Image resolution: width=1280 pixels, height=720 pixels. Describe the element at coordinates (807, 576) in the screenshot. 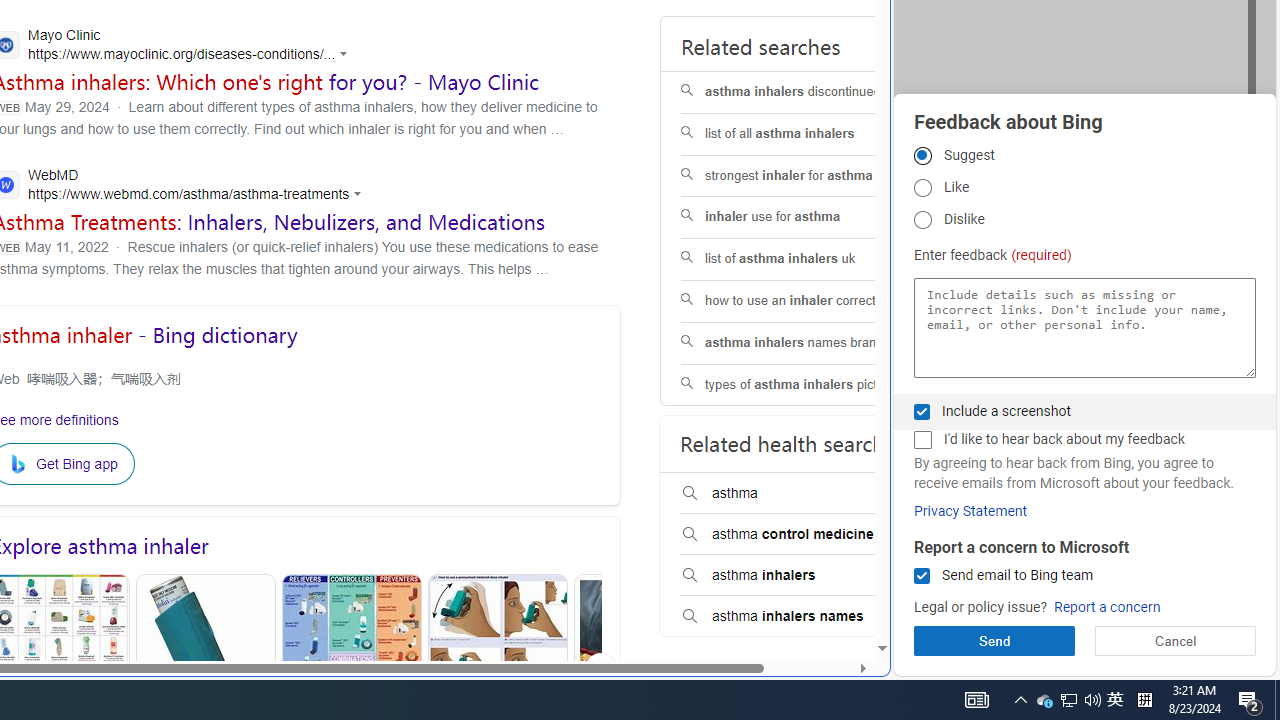

I see `'asthma inhalers'` at that location.